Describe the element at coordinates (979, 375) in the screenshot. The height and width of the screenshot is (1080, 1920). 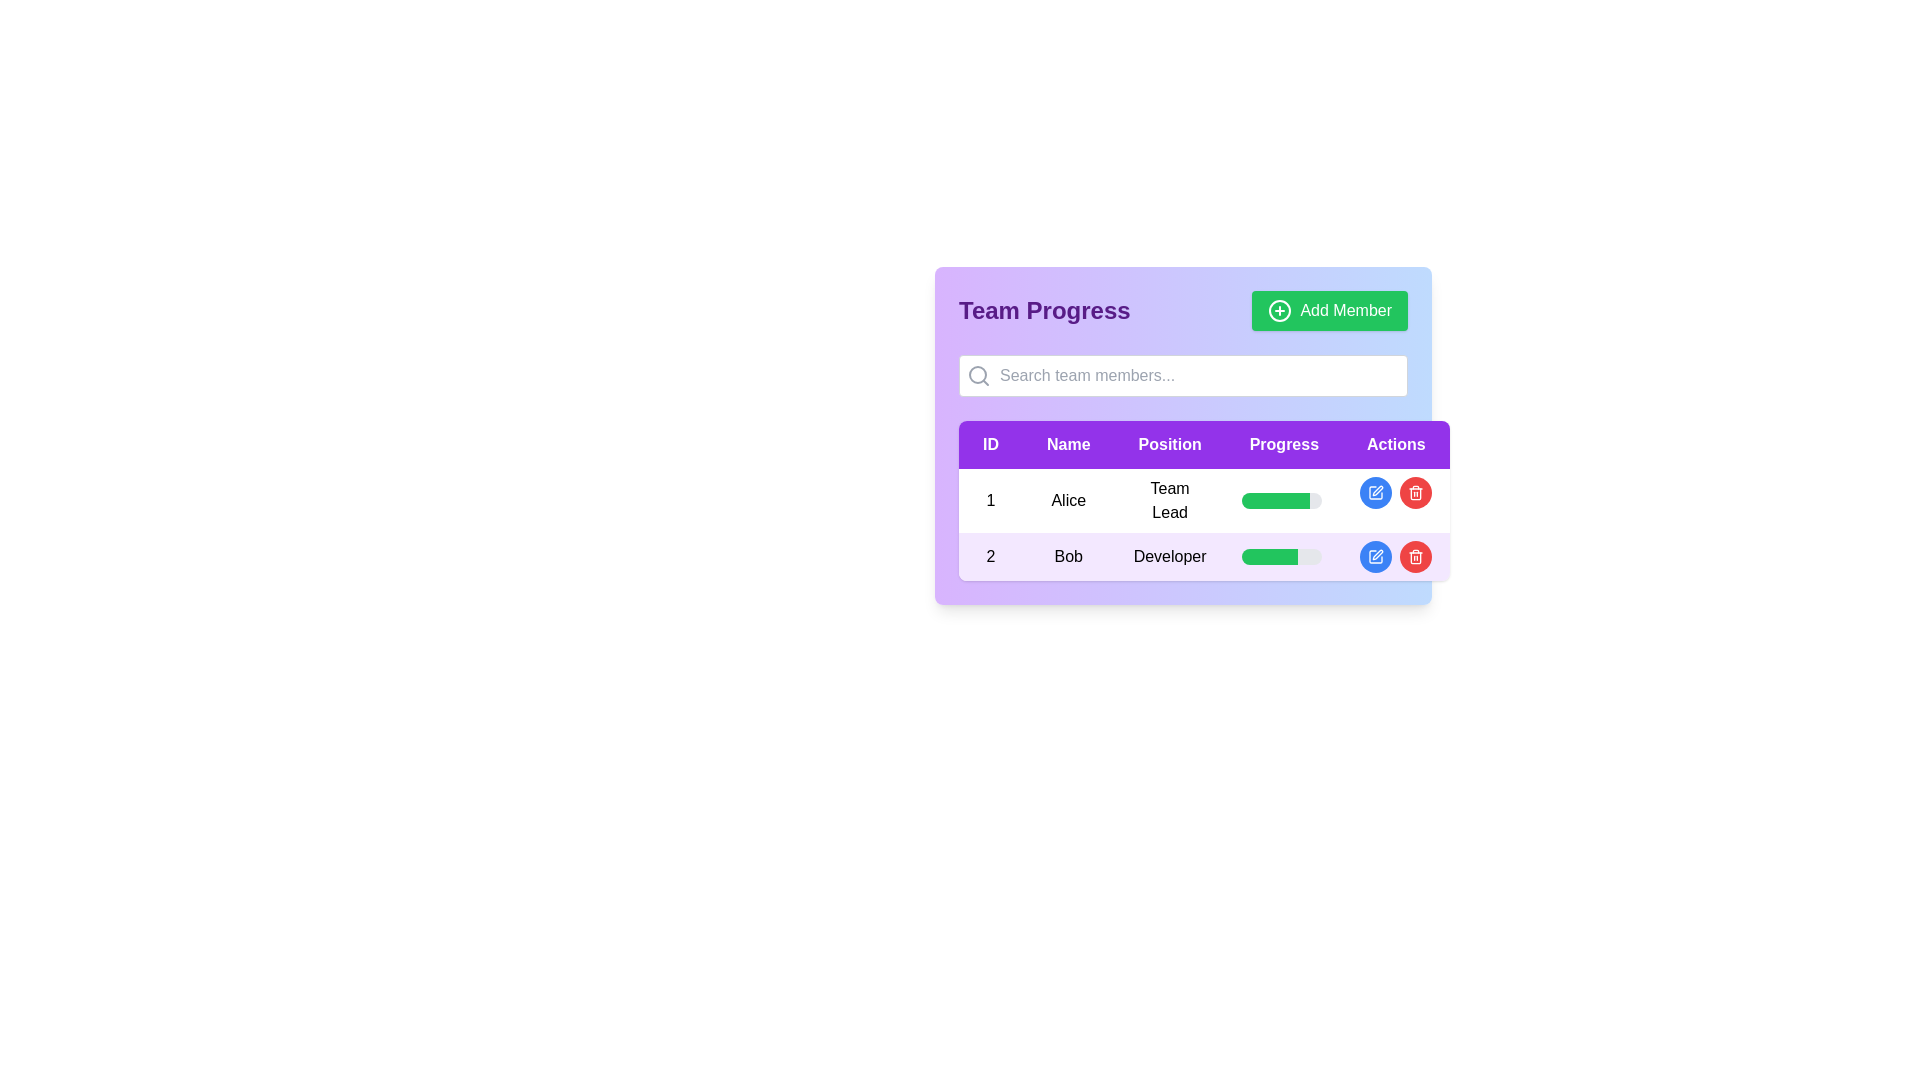
I see `the magnifying glass icon representing the search function, which is styled with a thin outline and located to the left of the input field's placeholder text 'Search team members...'` at that location.